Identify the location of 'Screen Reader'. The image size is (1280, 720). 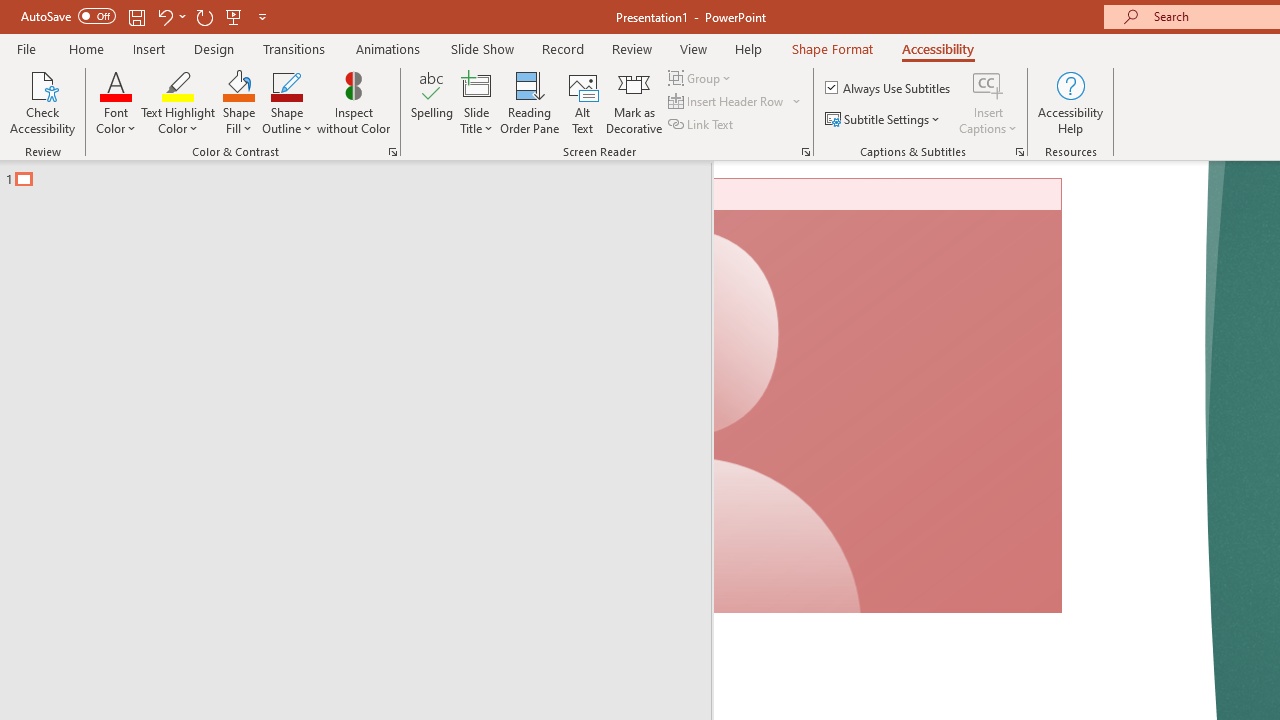
(805, 150).